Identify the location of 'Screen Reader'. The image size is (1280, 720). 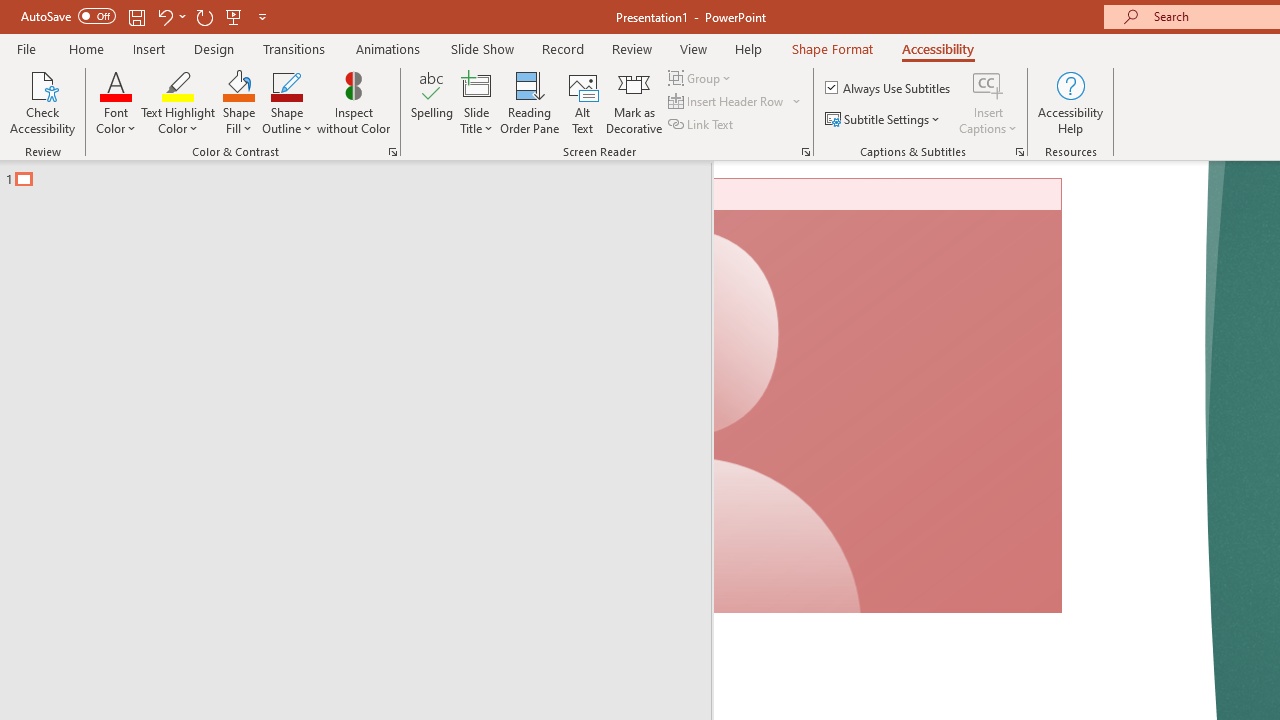
(805, 150).